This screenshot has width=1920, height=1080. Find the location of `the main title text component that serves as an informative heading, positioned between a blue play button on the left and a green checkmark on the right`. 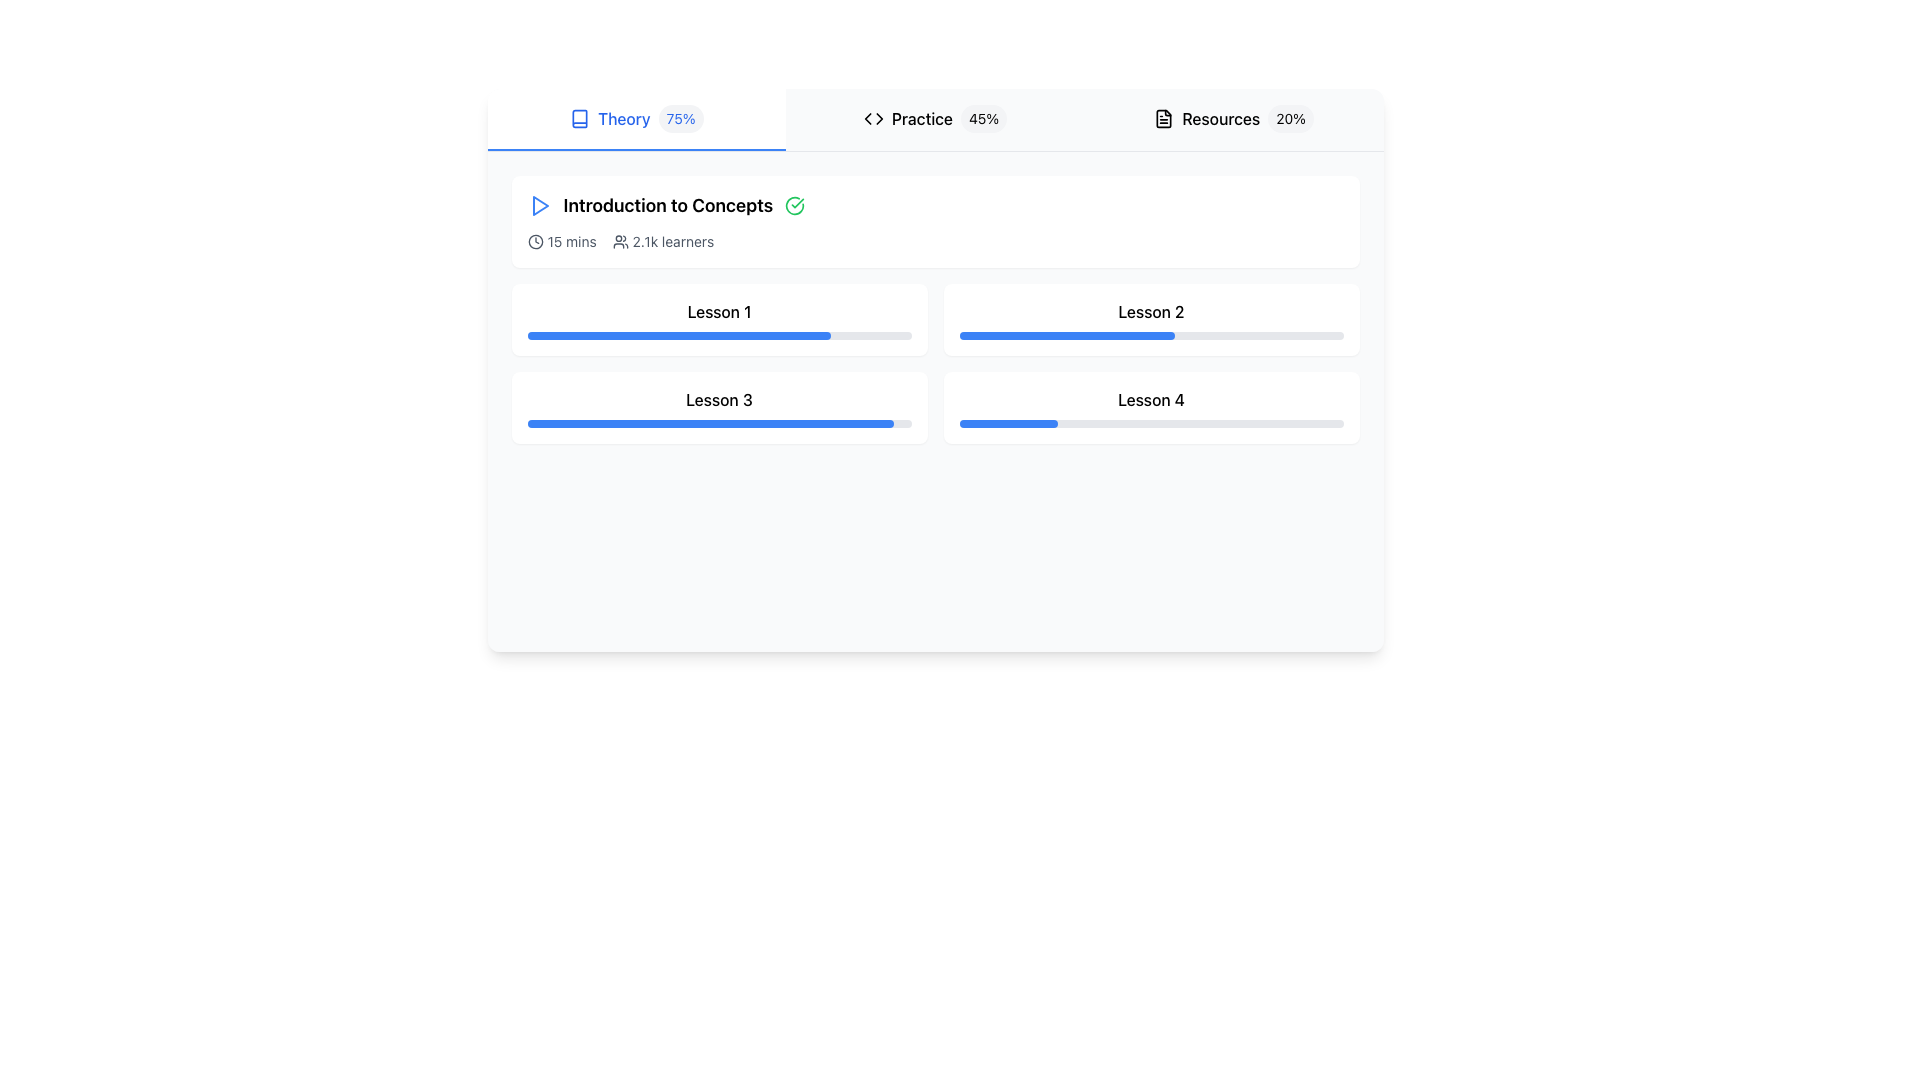

the main title text component that serves as an informative heading, positioned between a blue play button on the left and a green checkmark on the right is located at coordinates (668, 205).